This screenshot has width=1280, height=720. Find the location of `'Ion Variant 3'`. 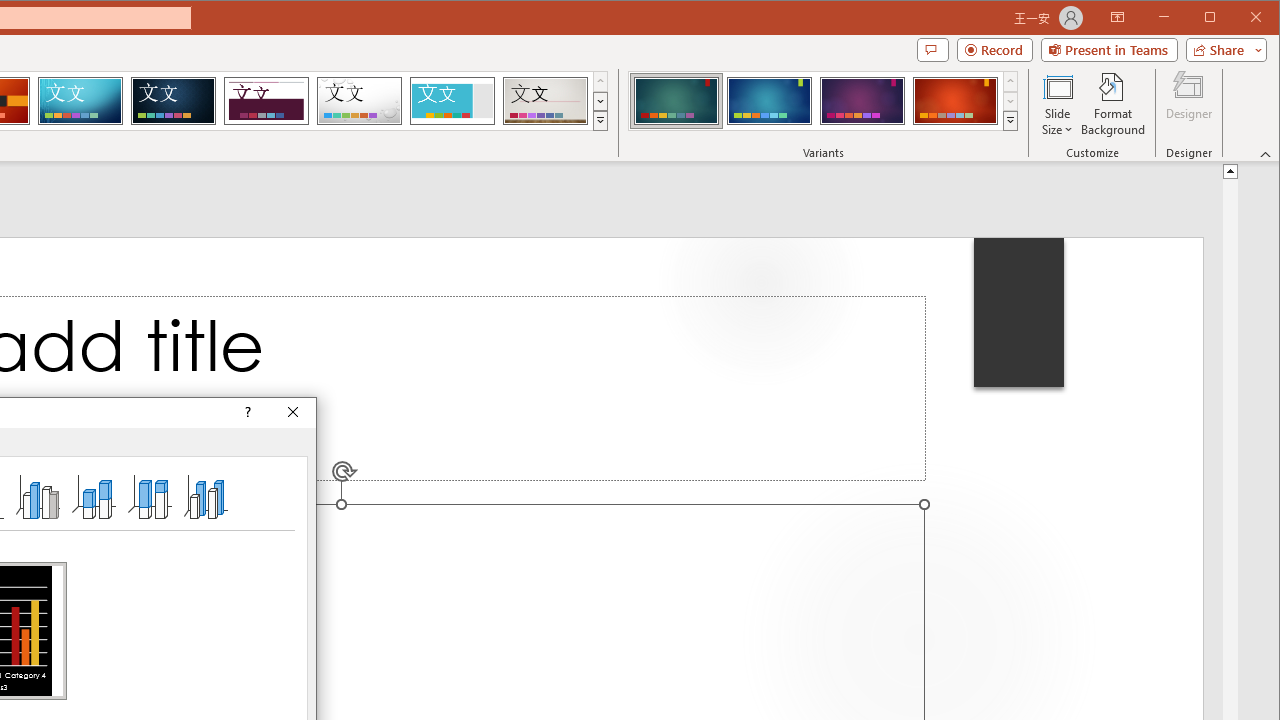

'Ion Variant 3' is located at coordinates (862, 100).